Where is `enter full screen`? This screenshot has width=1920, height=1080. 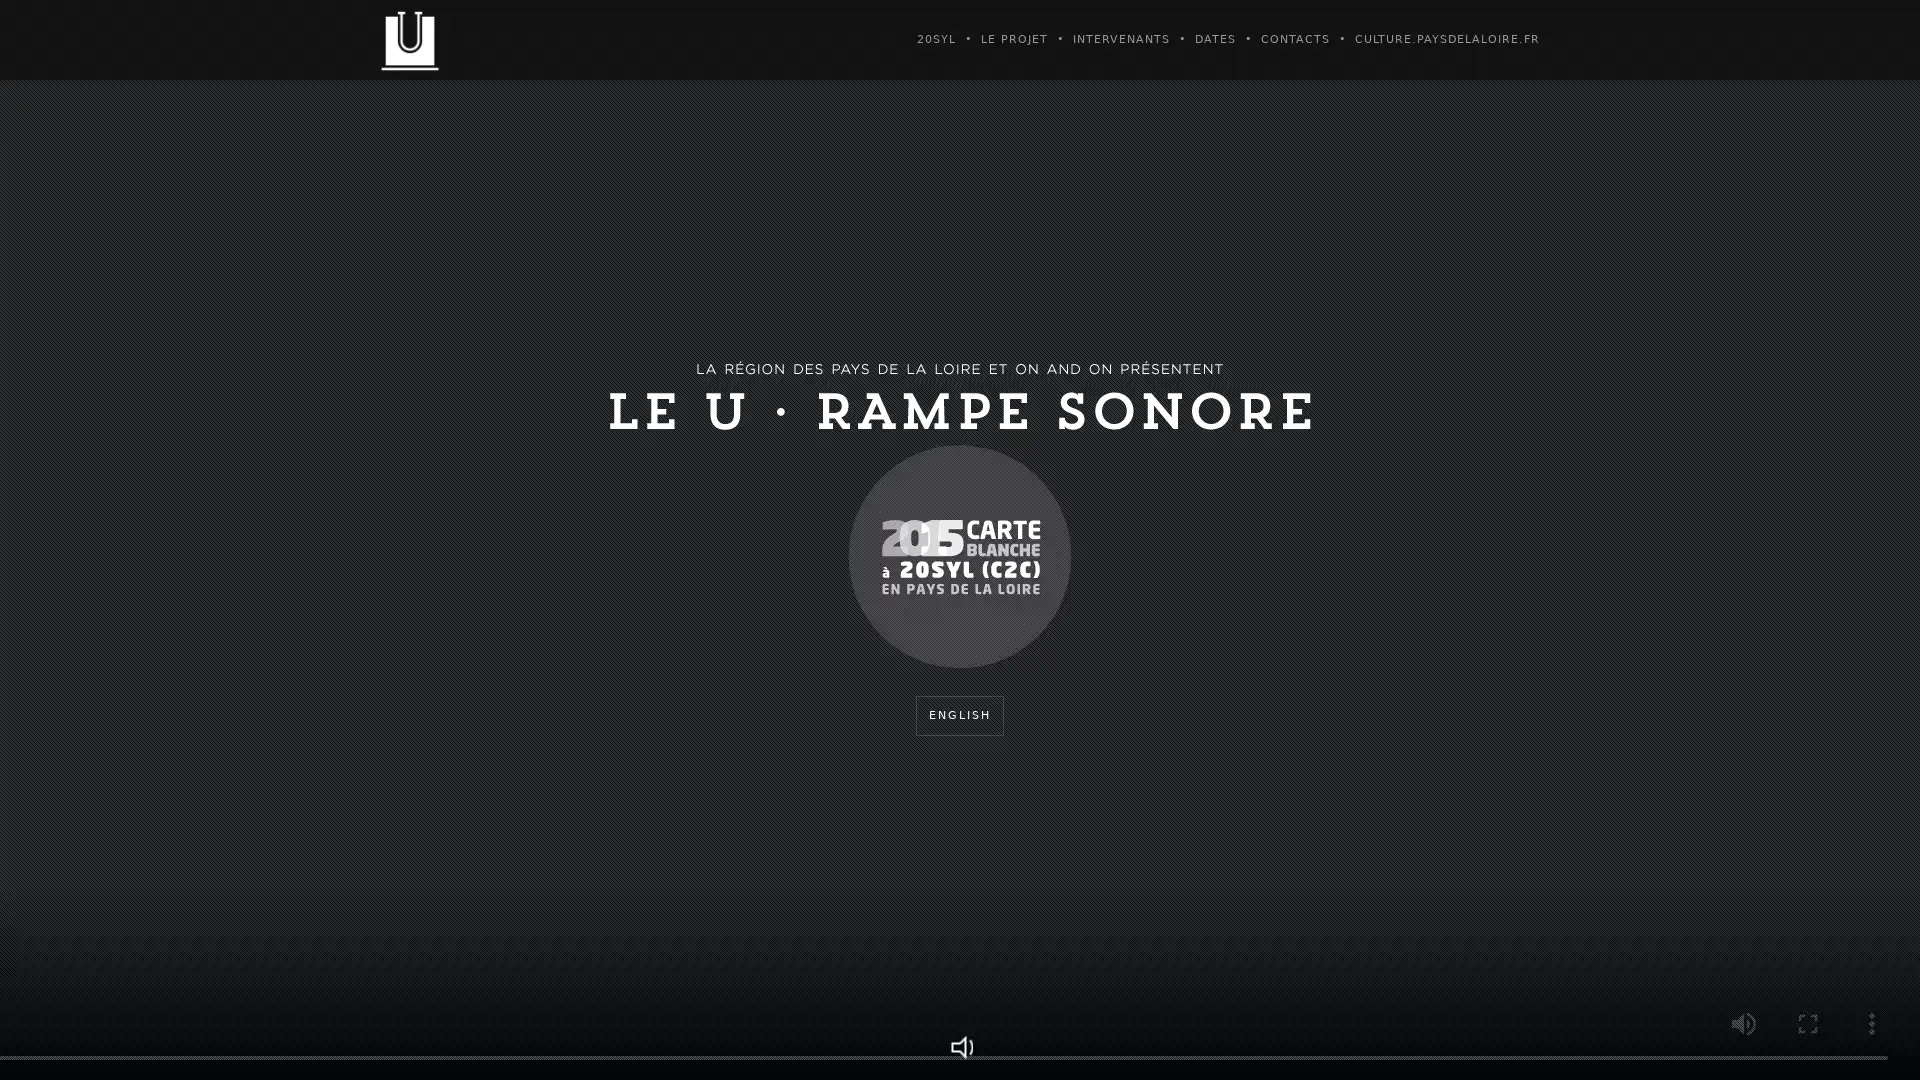 enter full screen is located at coordinates (1808, 1023).